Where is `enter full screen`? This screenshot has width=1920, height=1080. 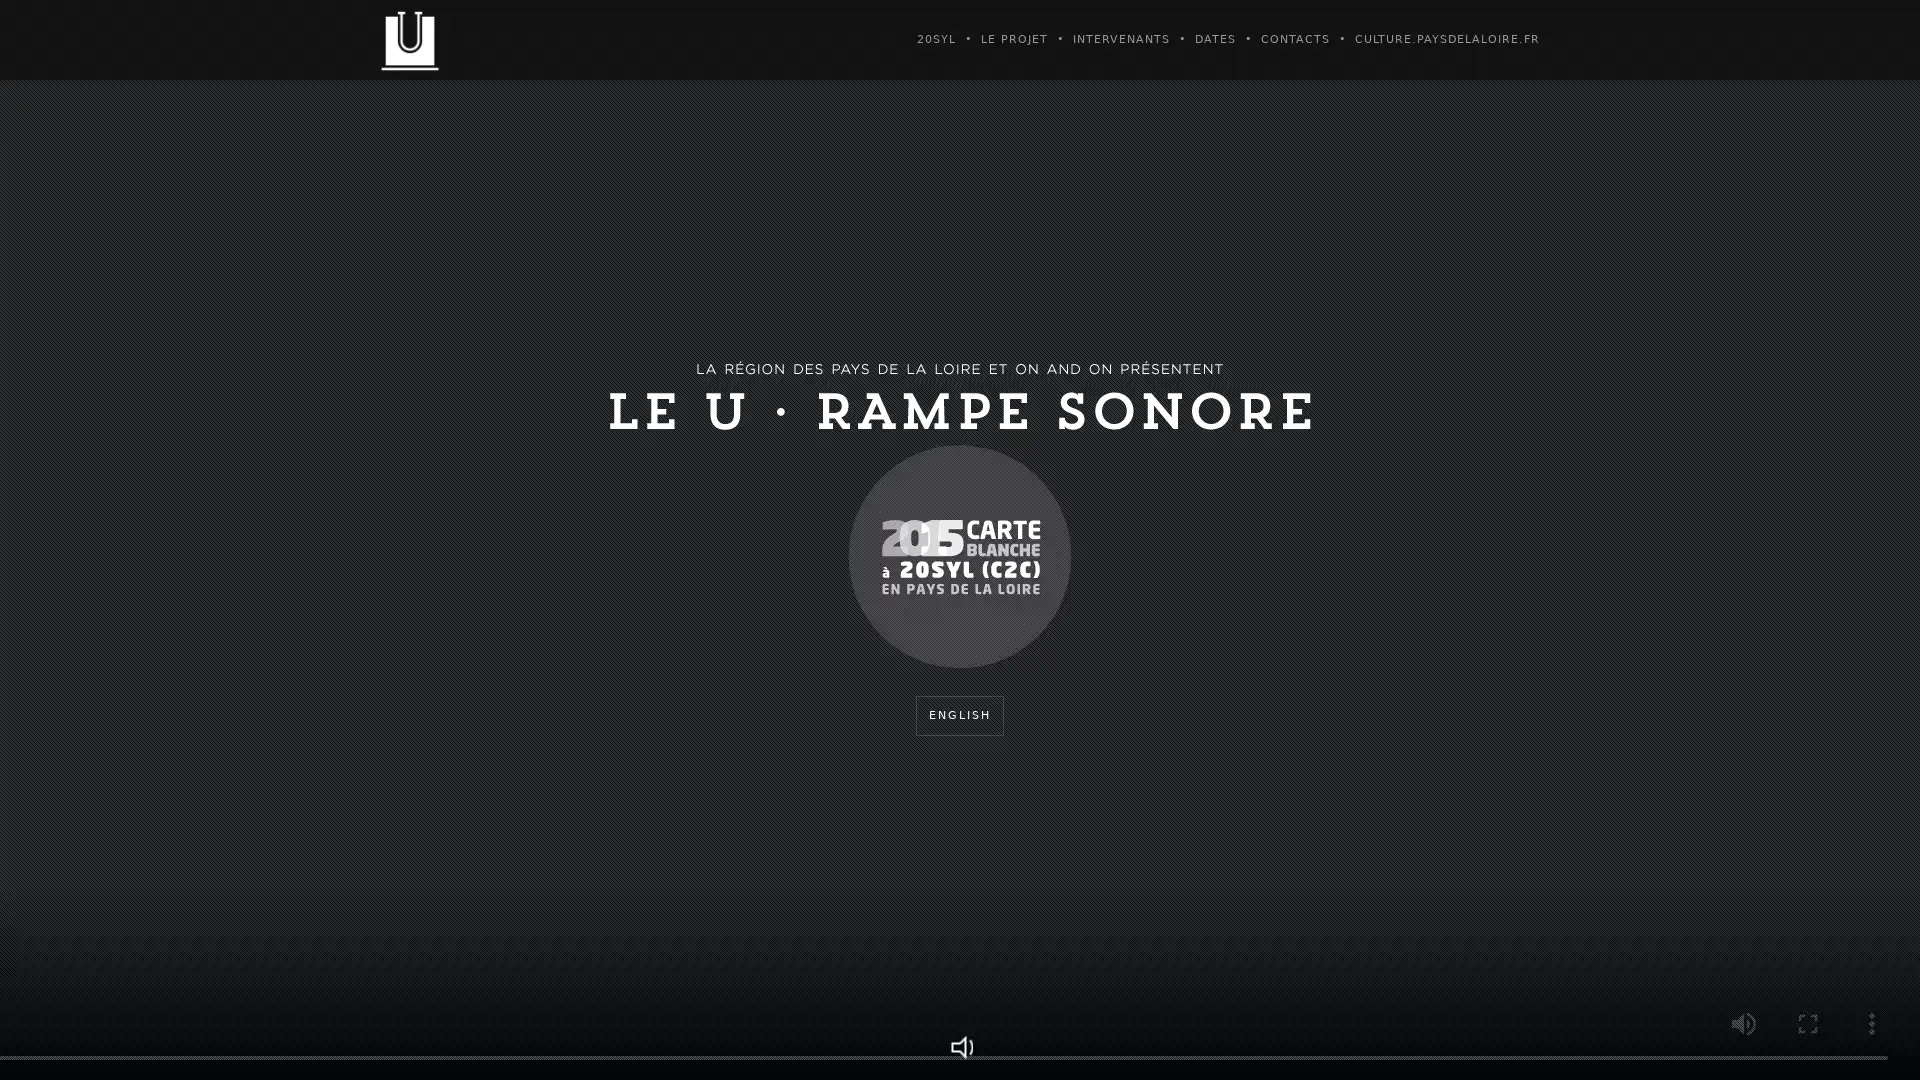 enter full screen is located at coordinates (1808, 1023).